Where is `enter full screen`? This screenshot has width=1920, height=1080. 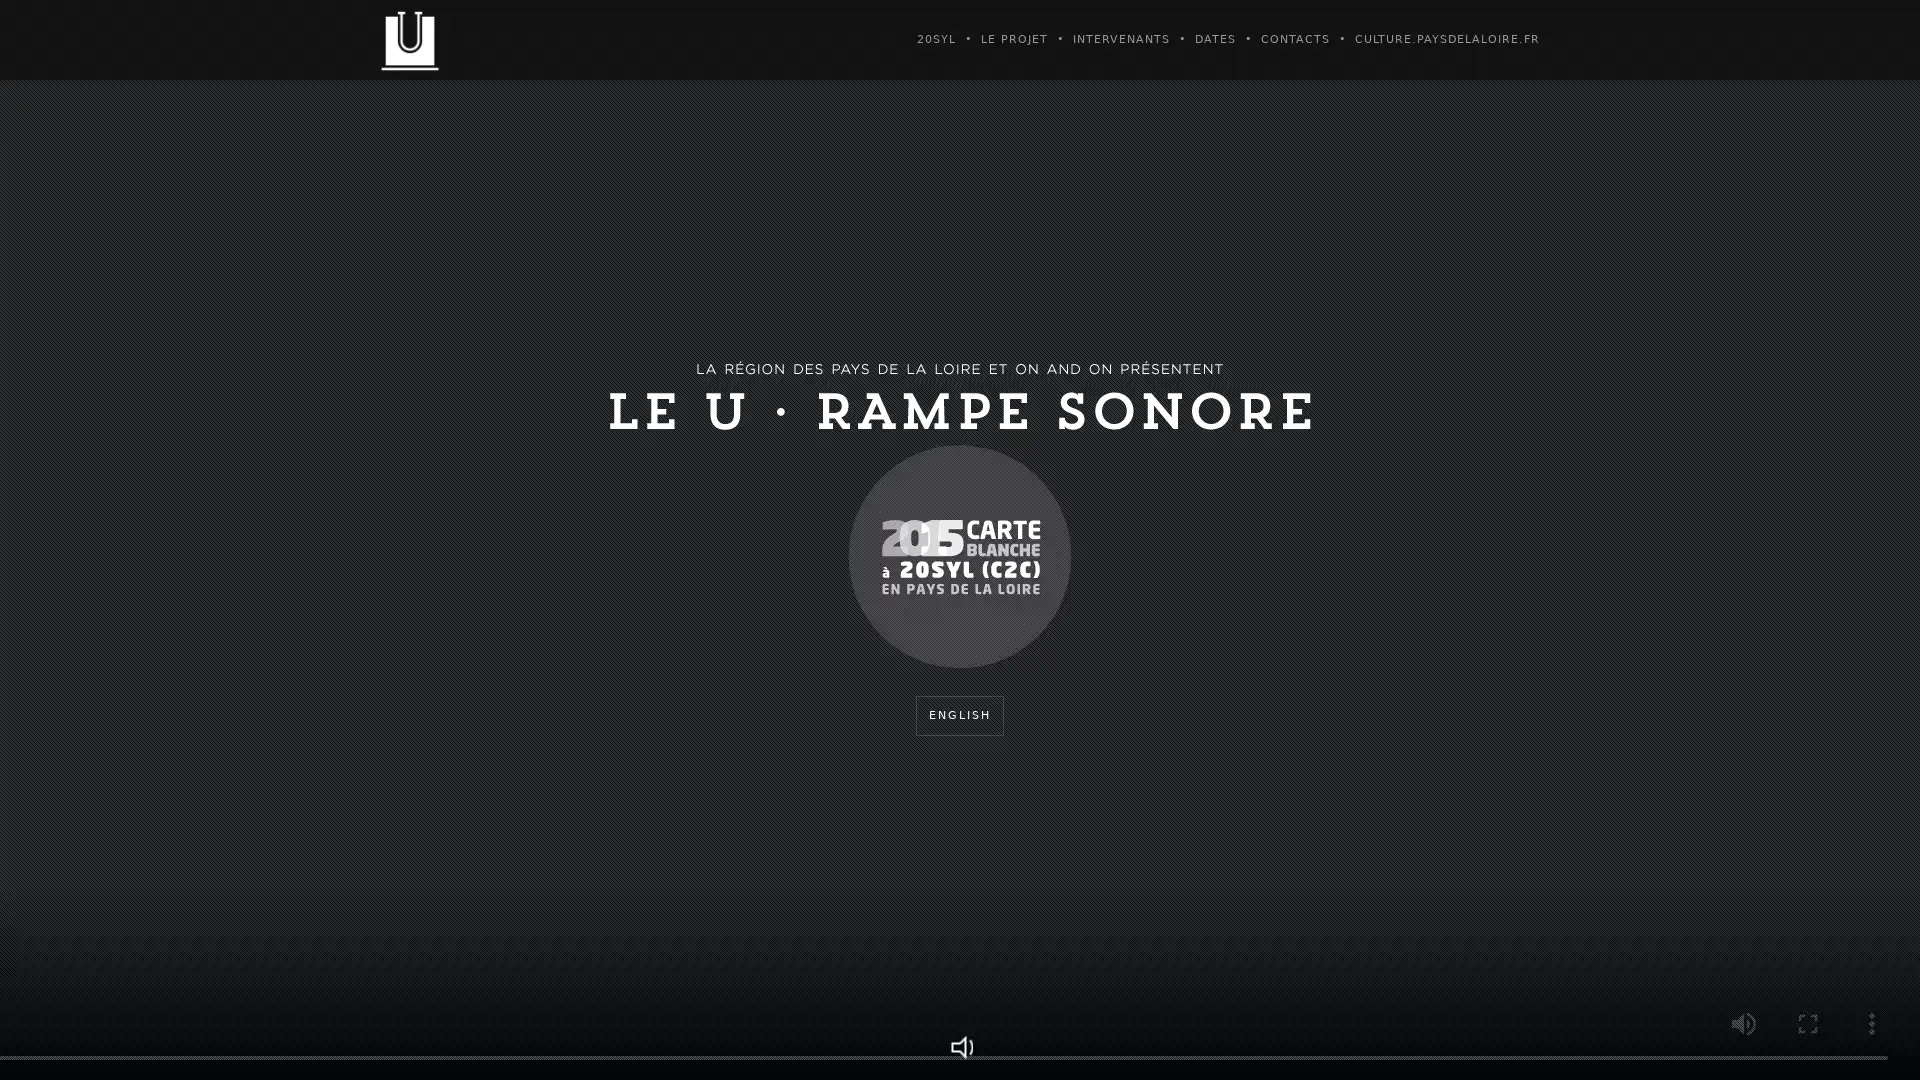 enter full screen is located at coordinates (1808, 1023).